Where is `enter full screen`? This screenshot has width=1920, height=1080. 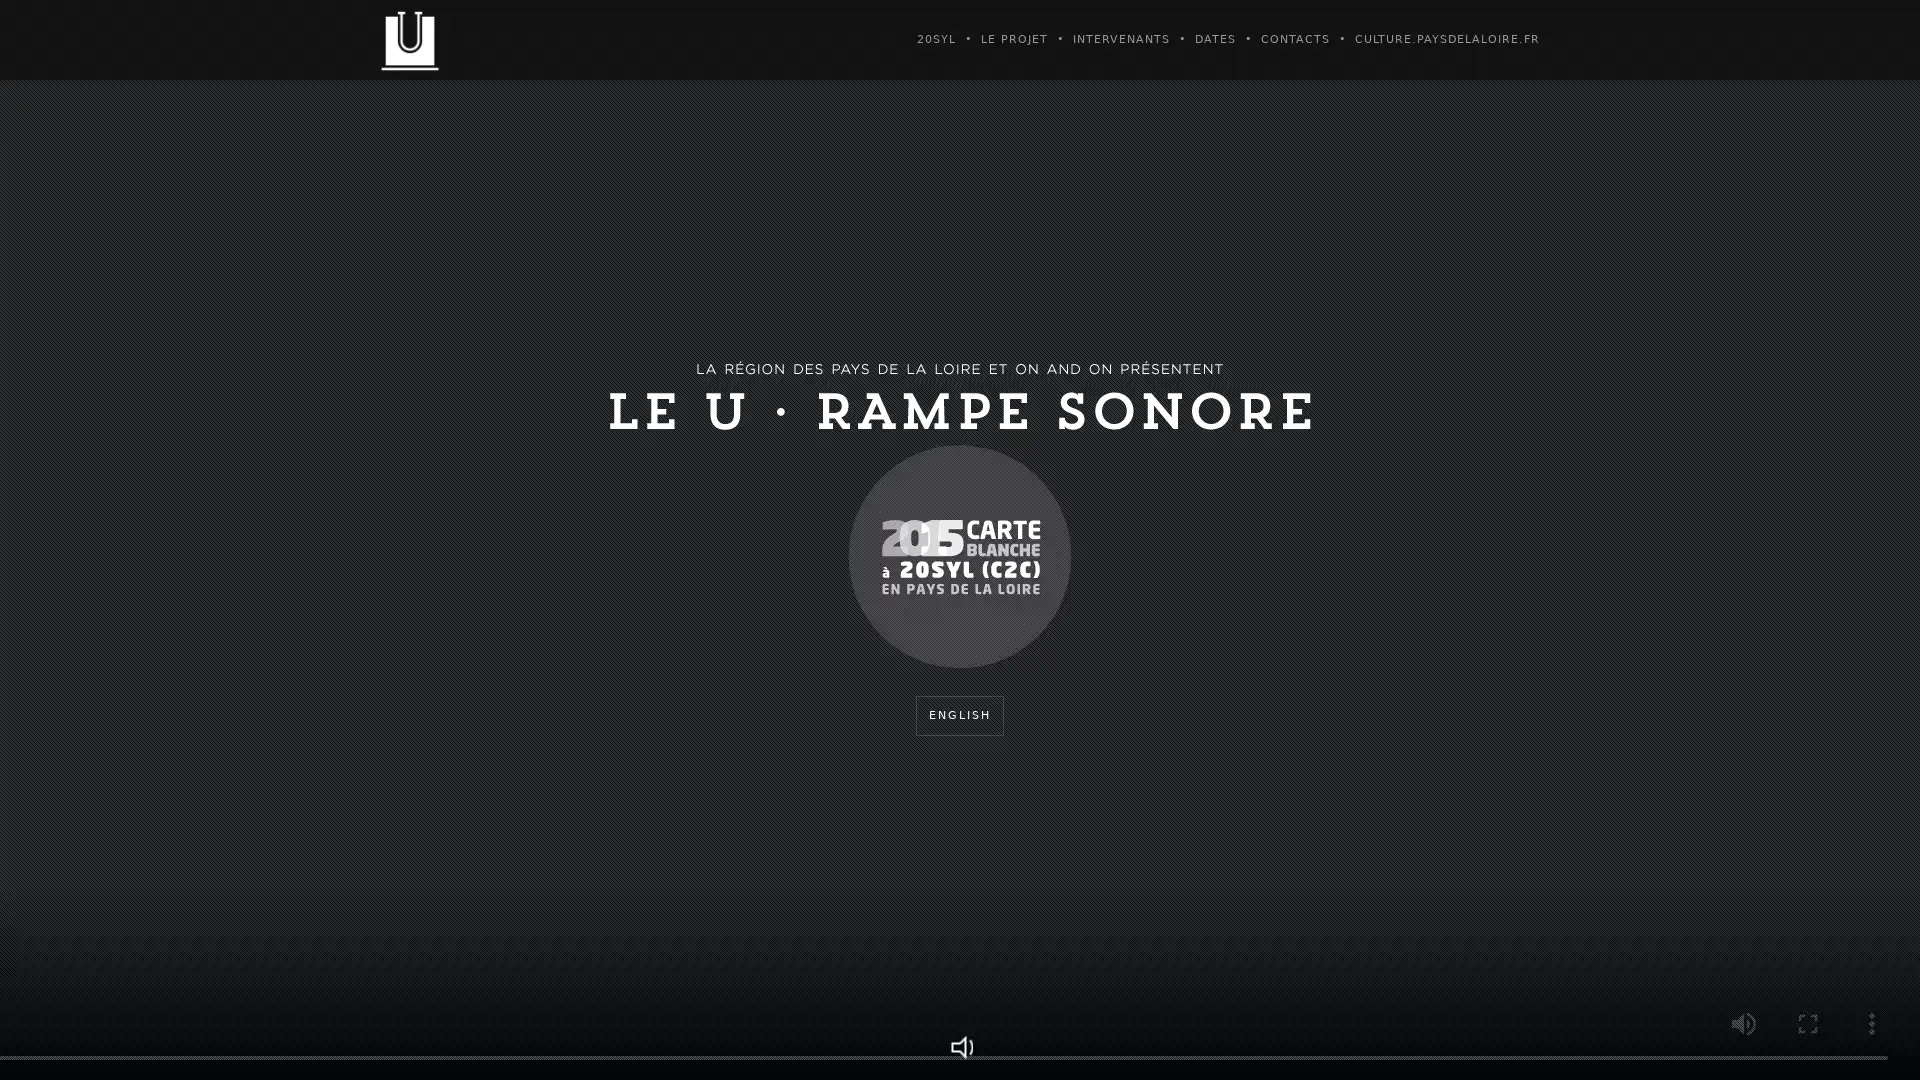 enter full screen is located at coordinates (1808, 1023).